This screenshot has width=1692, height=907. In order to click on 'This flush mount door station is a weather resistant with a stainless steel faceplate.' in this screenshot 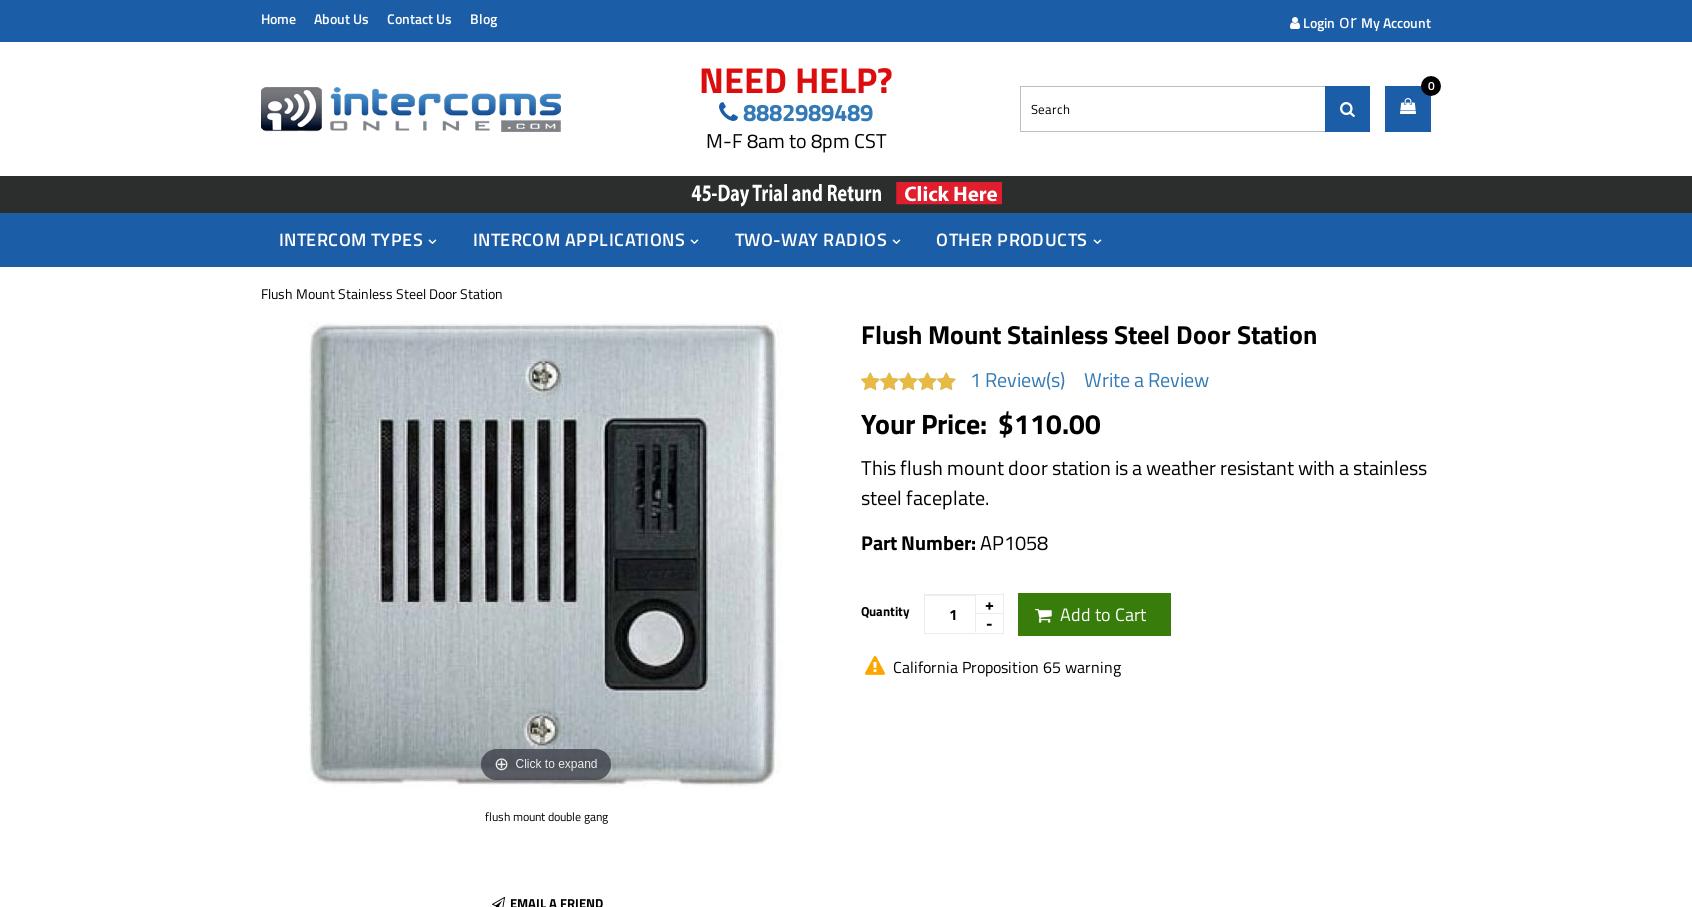, I will do `click(1142, 481)`.